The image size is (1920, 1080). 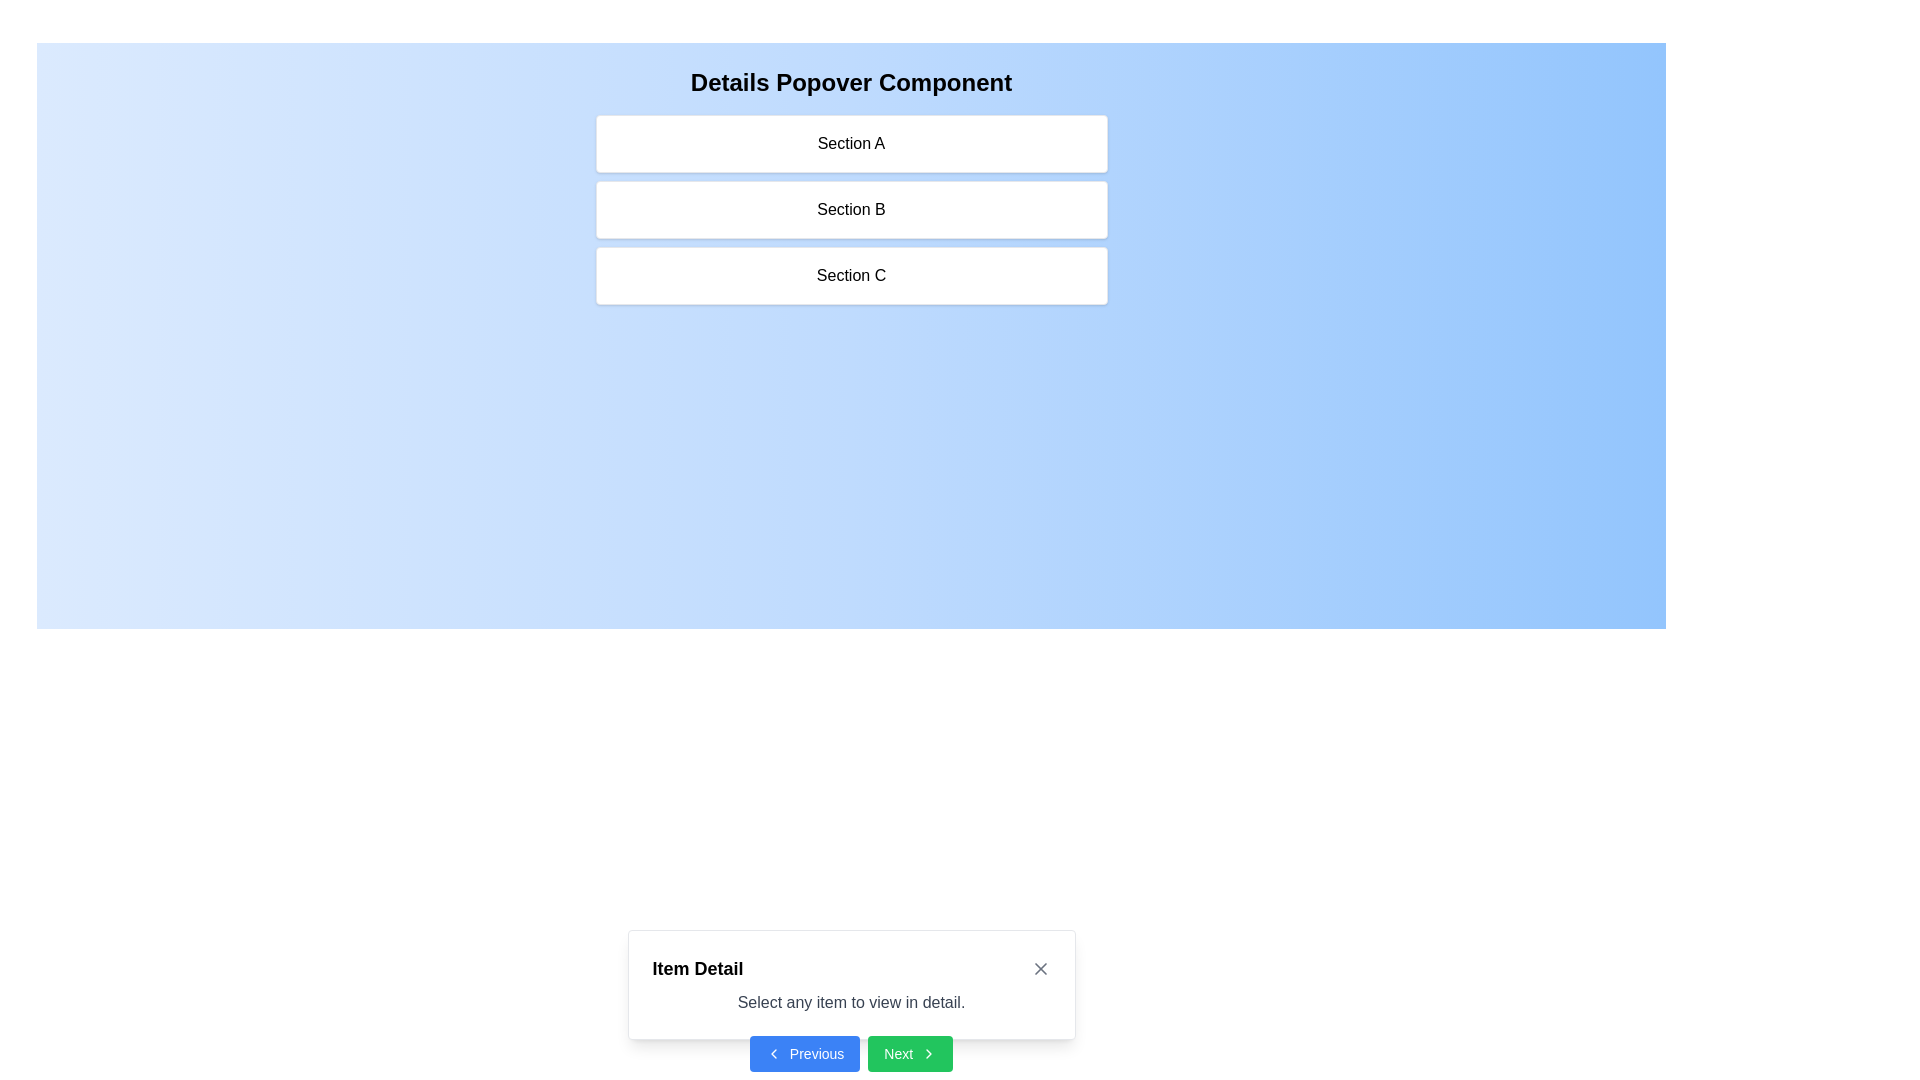 What do you see at coordinates (928, 1052) in the screenshot?
I see `the rightward-pointing chevron icon located within the green 'Next' button` at bounding box center [928, 1052].